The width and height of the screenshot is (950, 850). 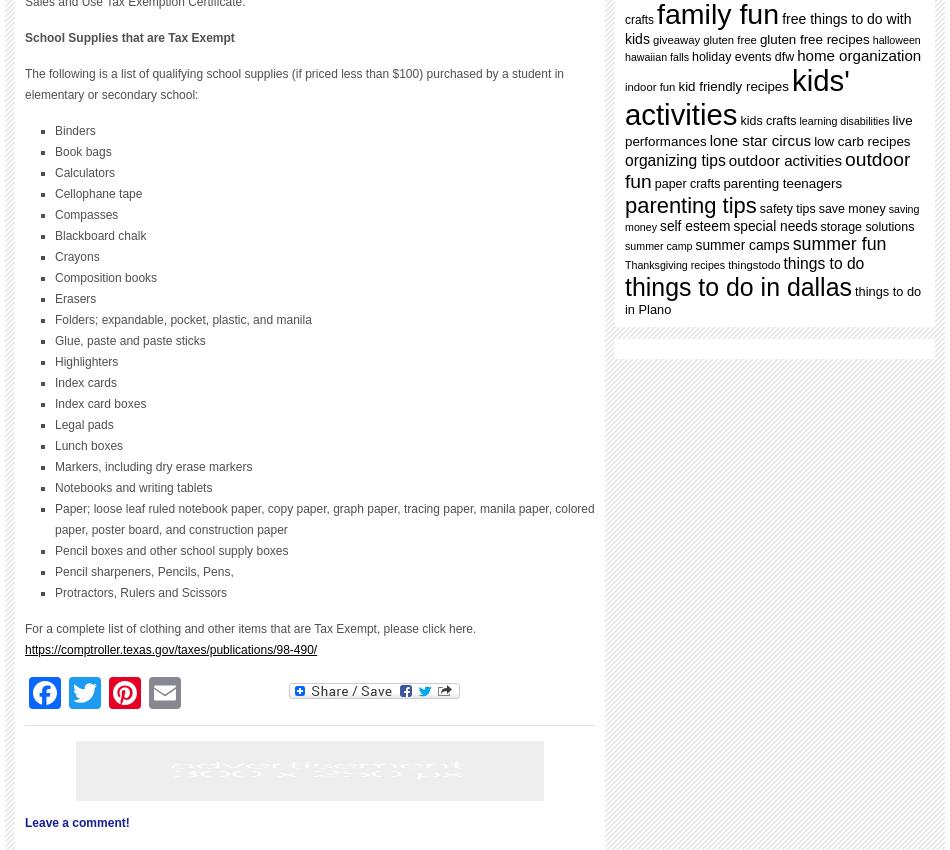 I want to click on 'Calculators', so click(x=85, y=171).